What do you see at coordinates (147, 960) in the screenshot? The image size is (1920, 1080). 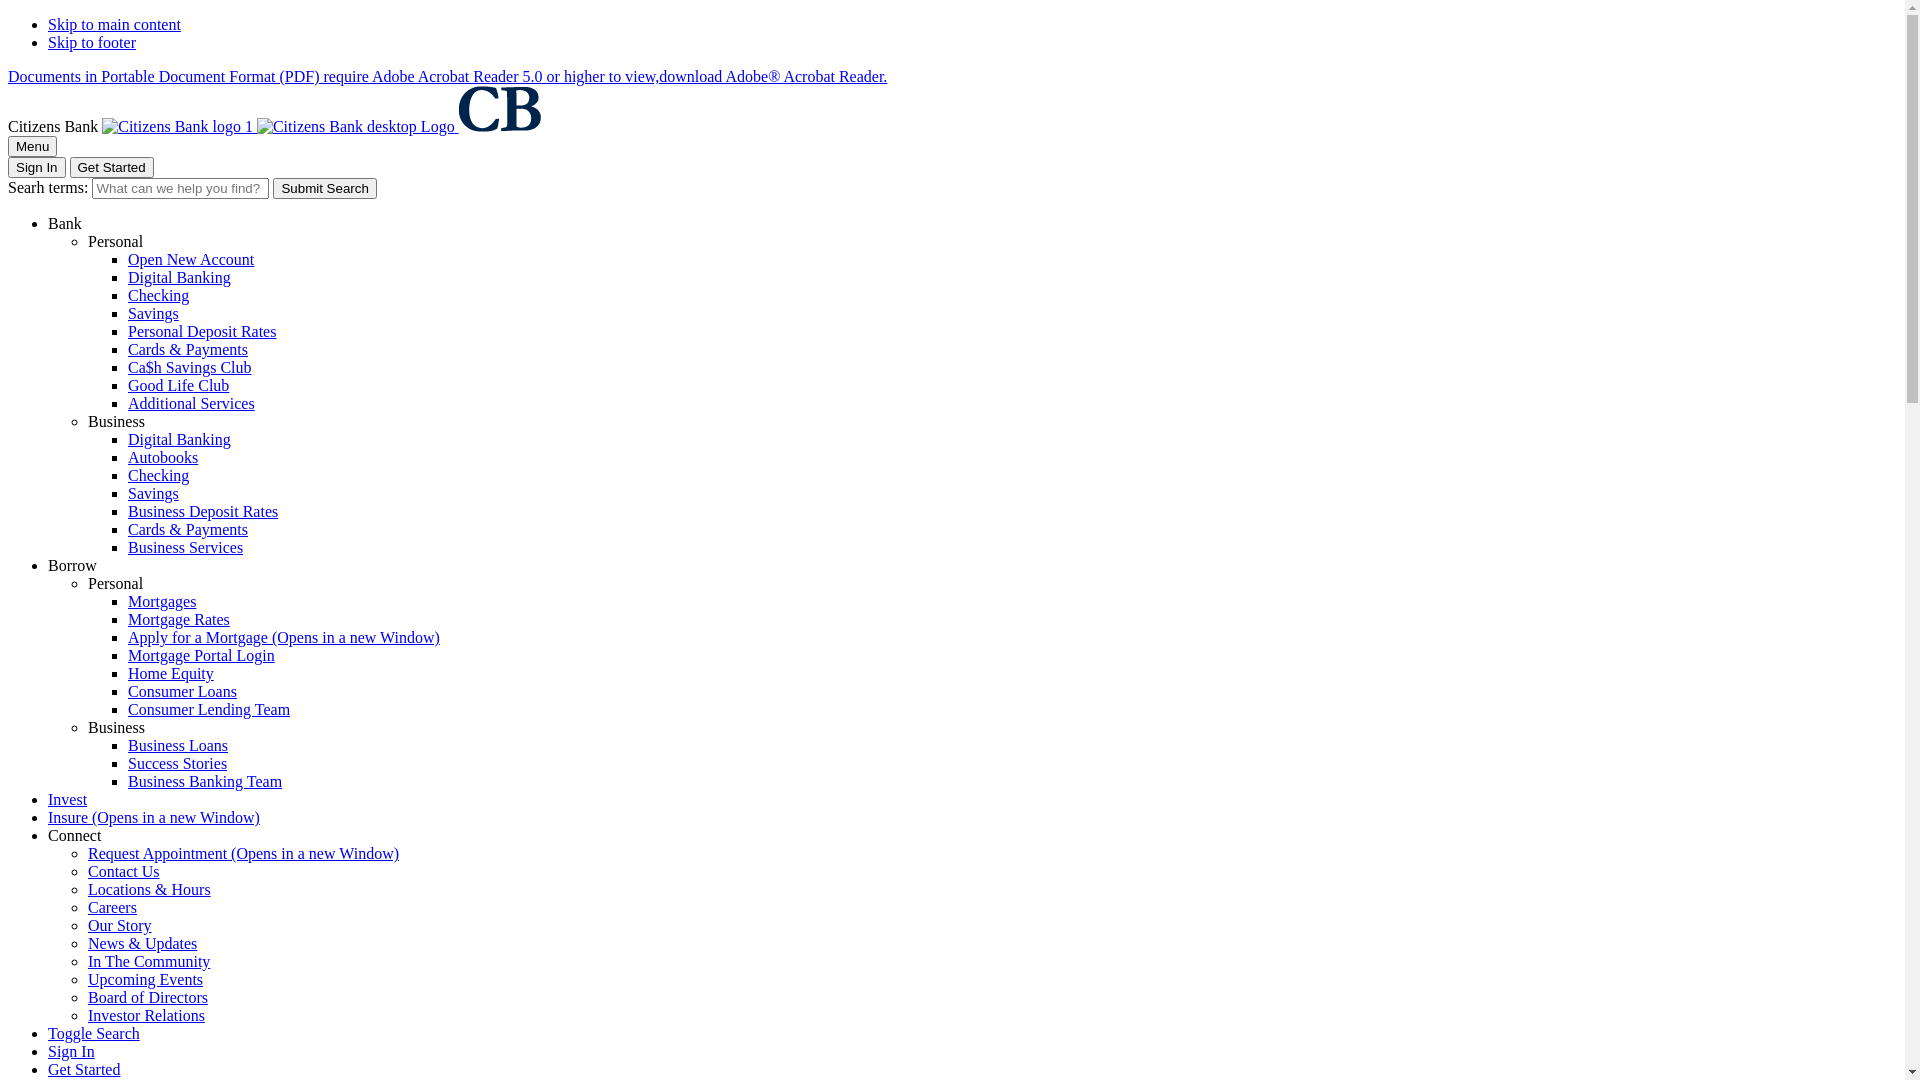 I see `'In The Community'` at bounding box center [147, 960].